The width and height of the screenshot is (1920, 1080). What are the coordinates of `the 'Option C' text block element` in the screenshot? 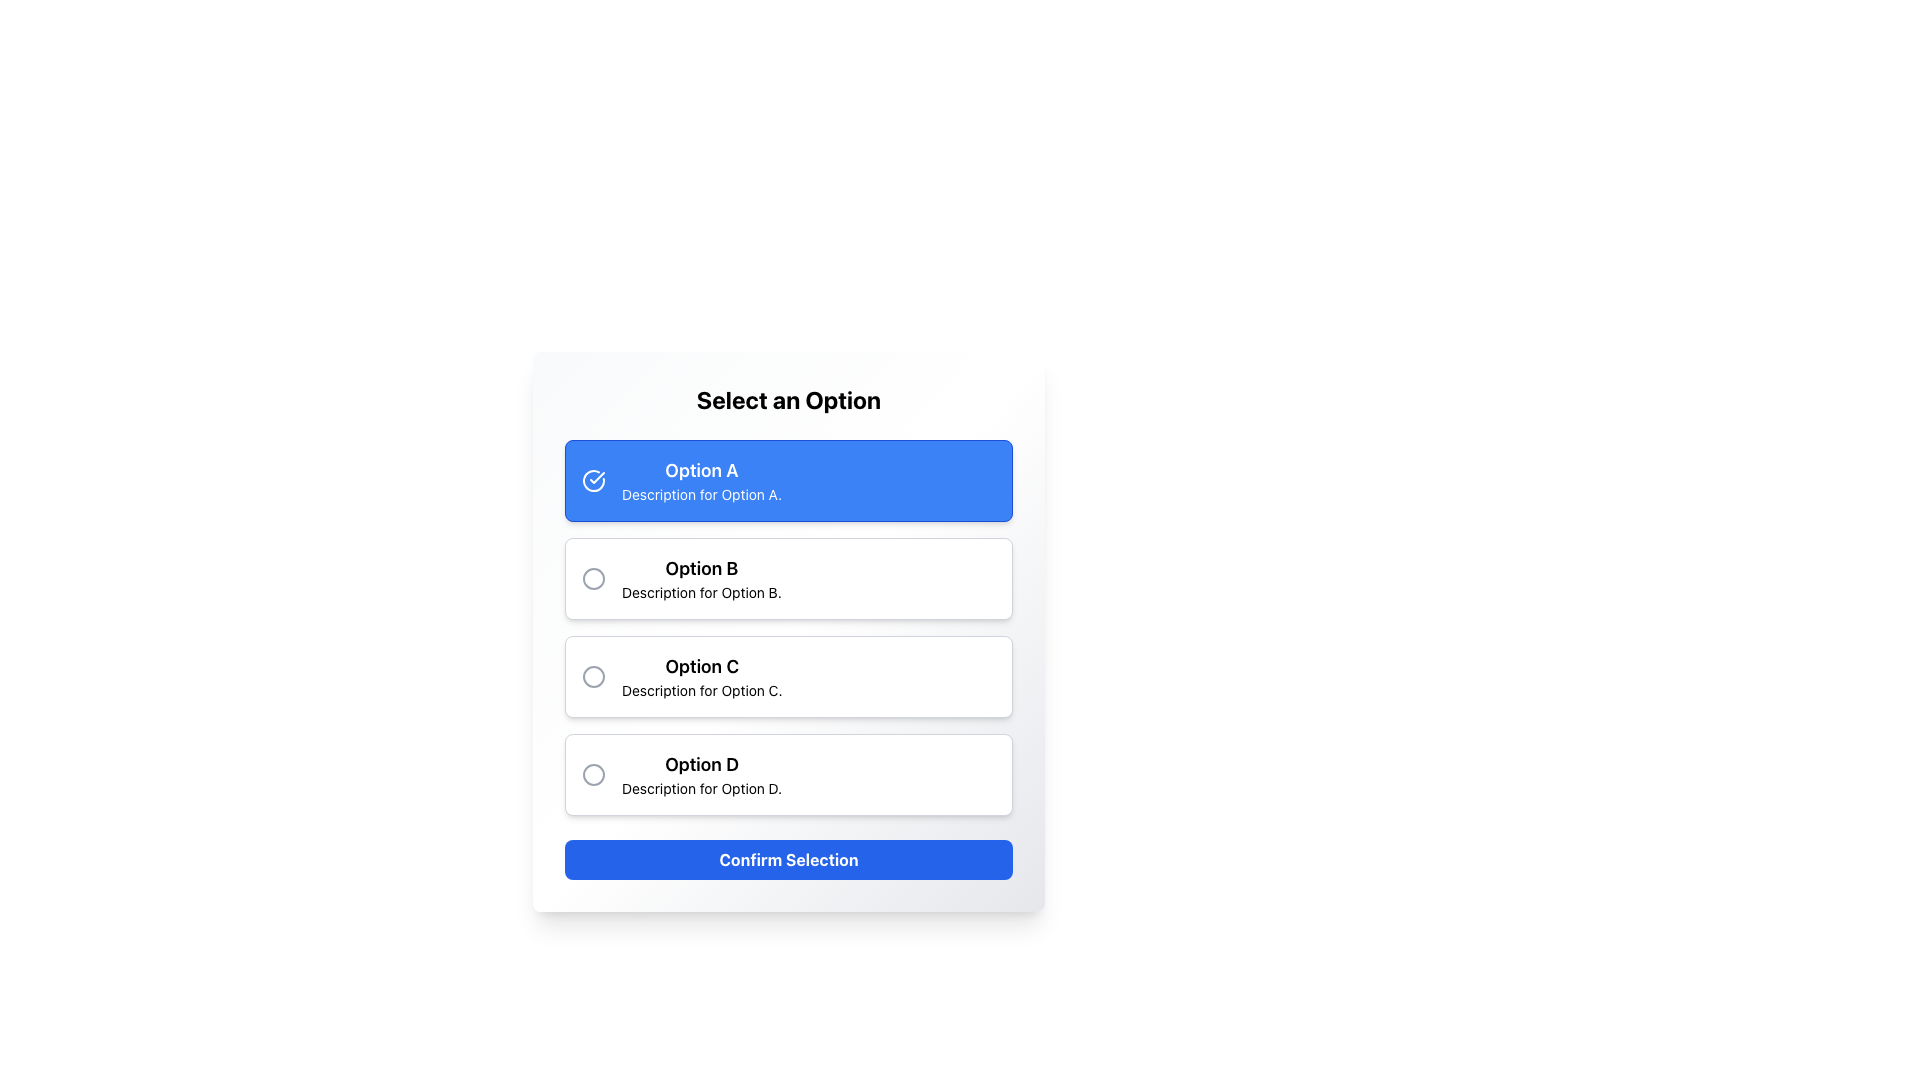 It's located at (702, 676).